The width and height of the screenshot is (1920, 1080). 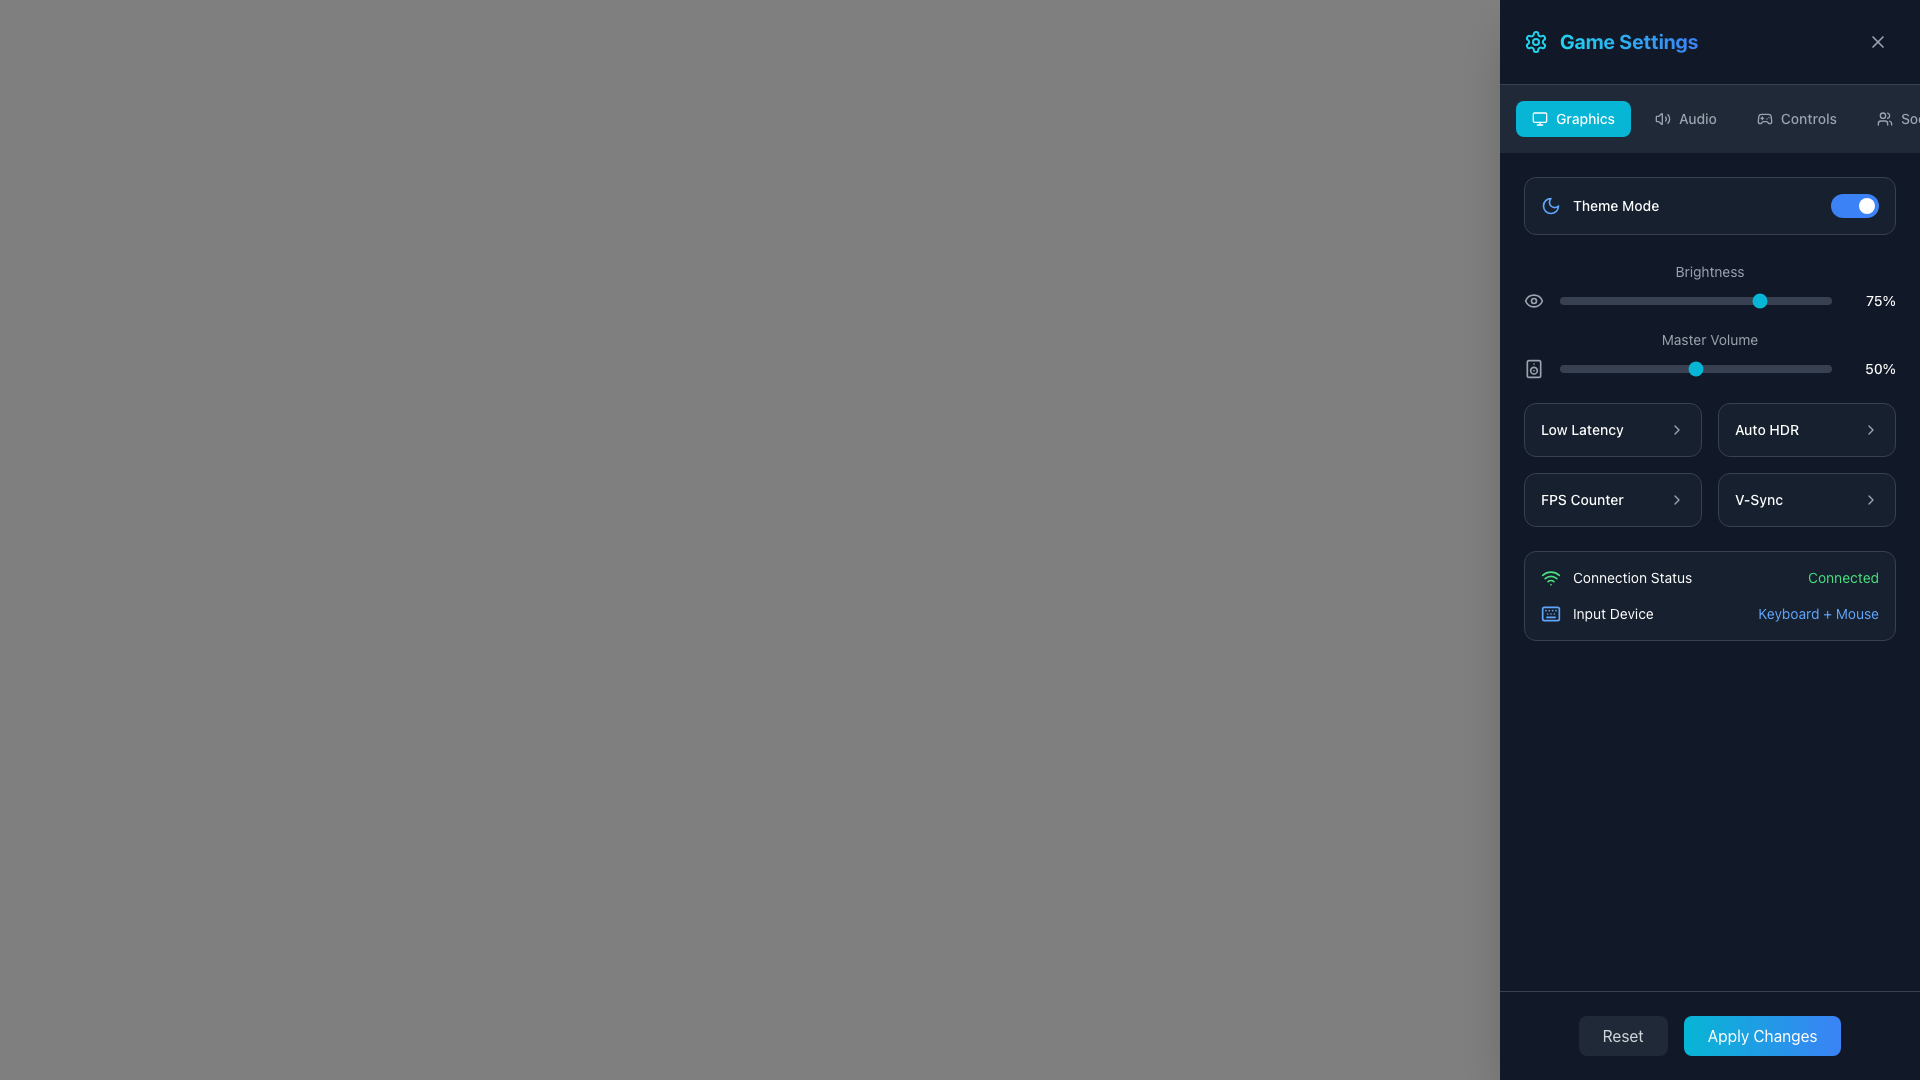 I want to click on the game controller icon located in the upper section of the menu panel, positioned left of the 'Controls' label, so click(x=1764, y=119).